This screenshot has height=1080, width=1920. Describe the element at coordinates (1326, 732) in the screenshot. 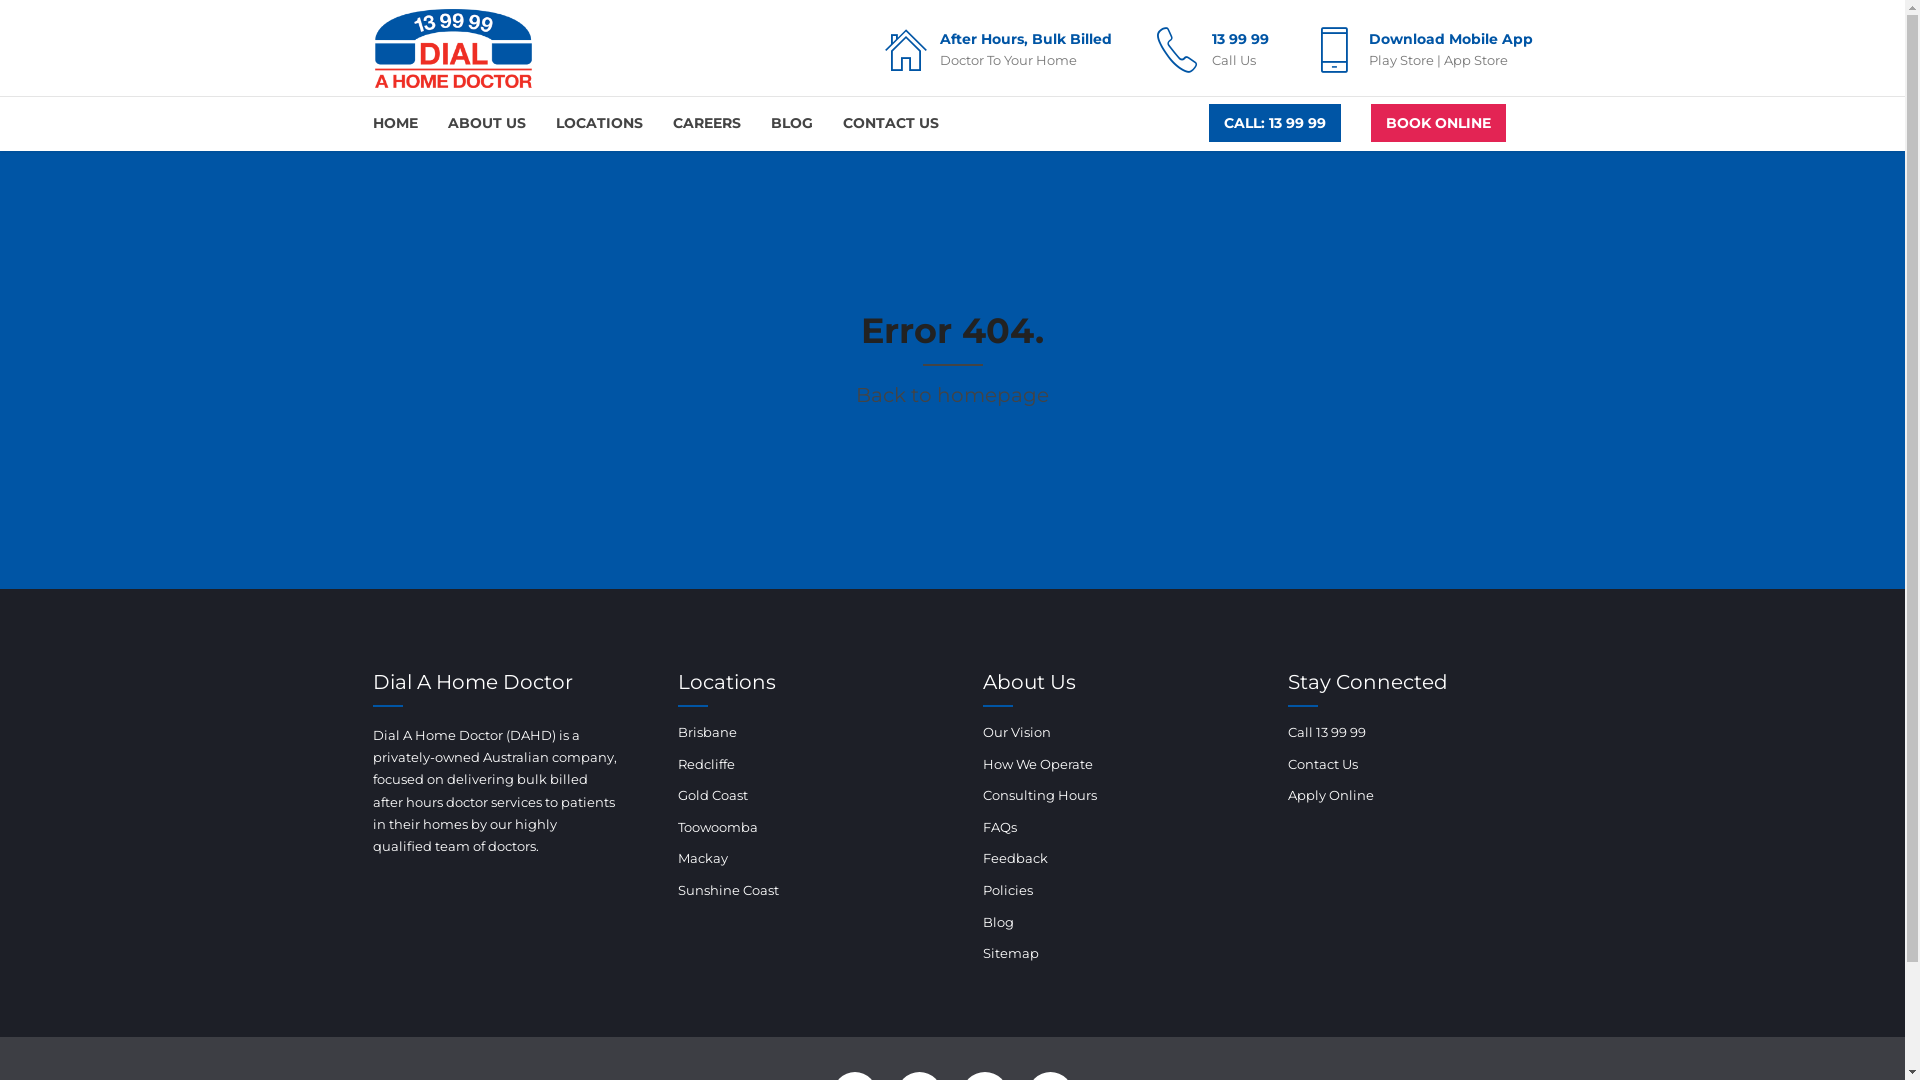

I see `'Call 13 99 99'` at that location.